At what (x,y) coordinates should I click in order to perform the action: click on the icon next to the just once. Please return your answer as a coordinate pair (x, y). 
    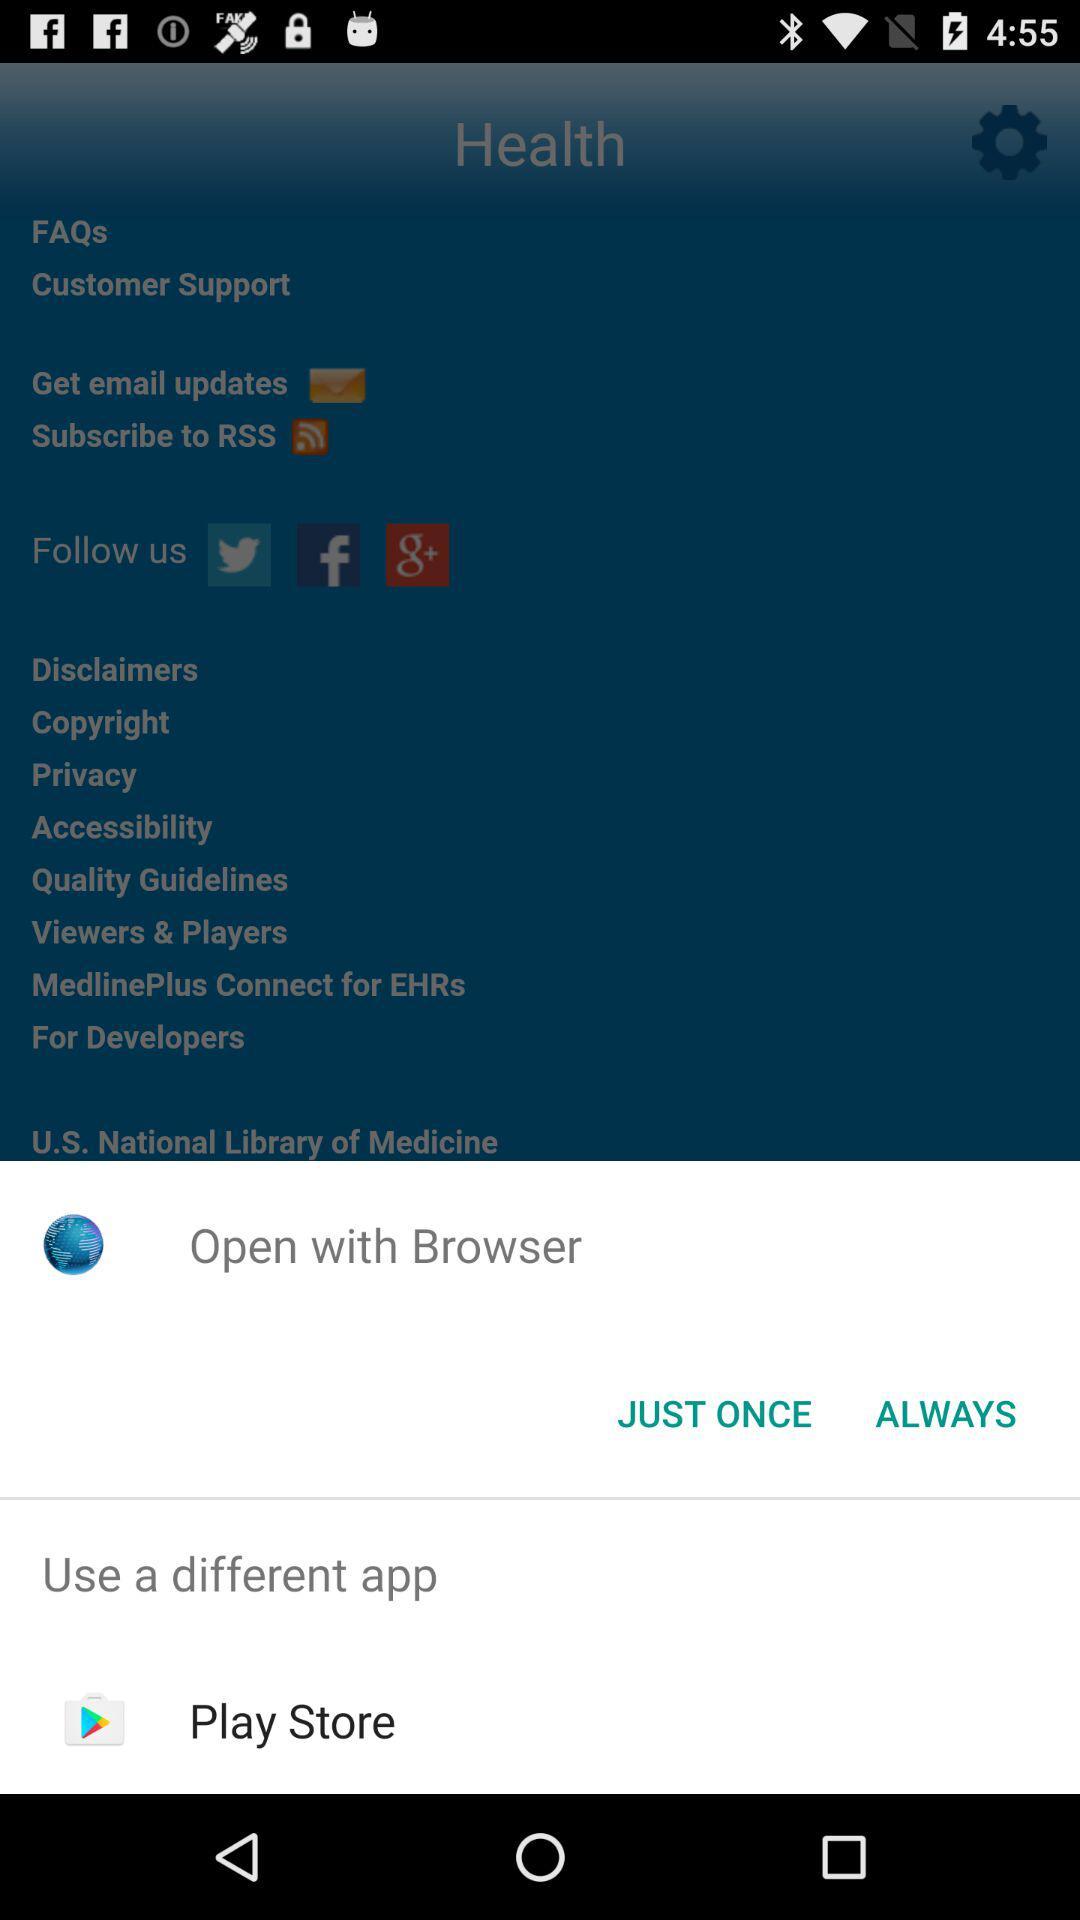
    Looking at the image, I should click on (945, 1411).